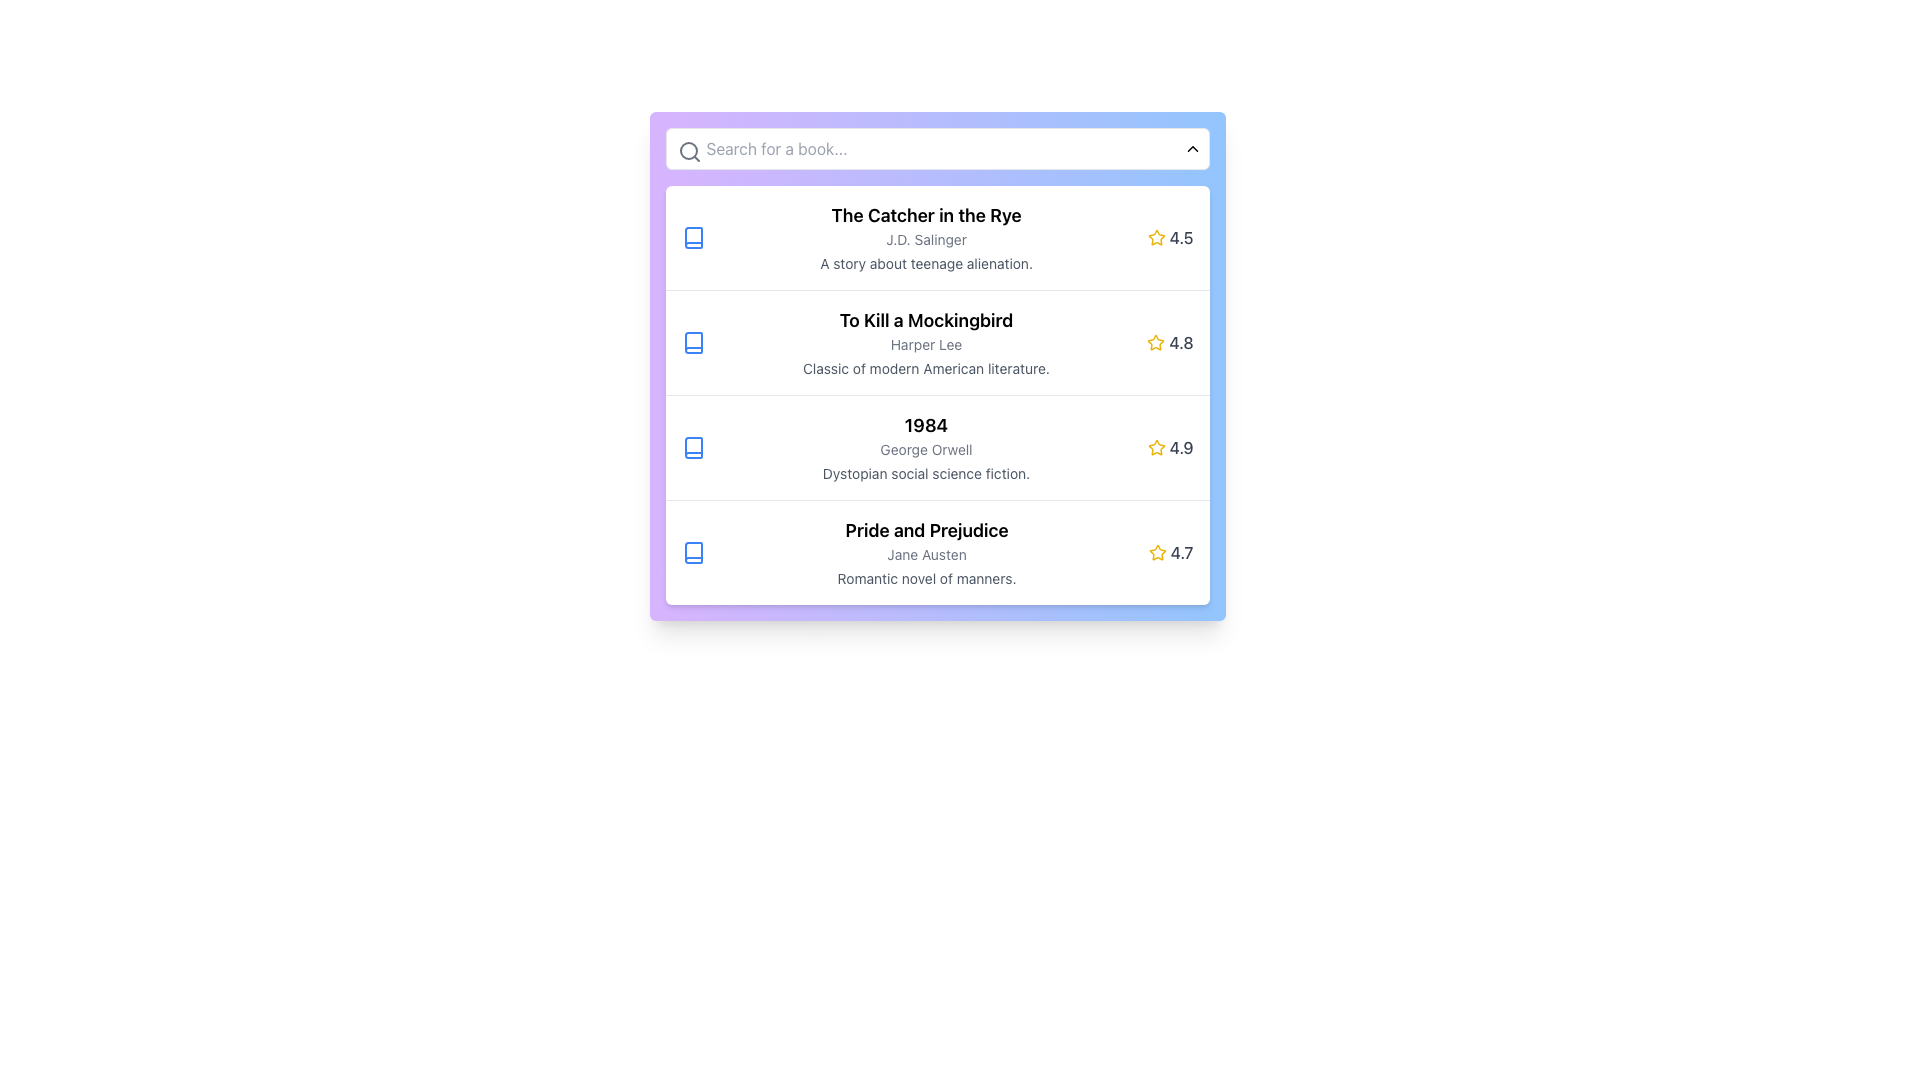 The width and height of the screenshot is (1920, 1080). I want to click on the first list item containing details about the book 'The Catcher in the Rye', which includes the title in bold, author in gray, and a star rating of '4.5', so click(936, 237).